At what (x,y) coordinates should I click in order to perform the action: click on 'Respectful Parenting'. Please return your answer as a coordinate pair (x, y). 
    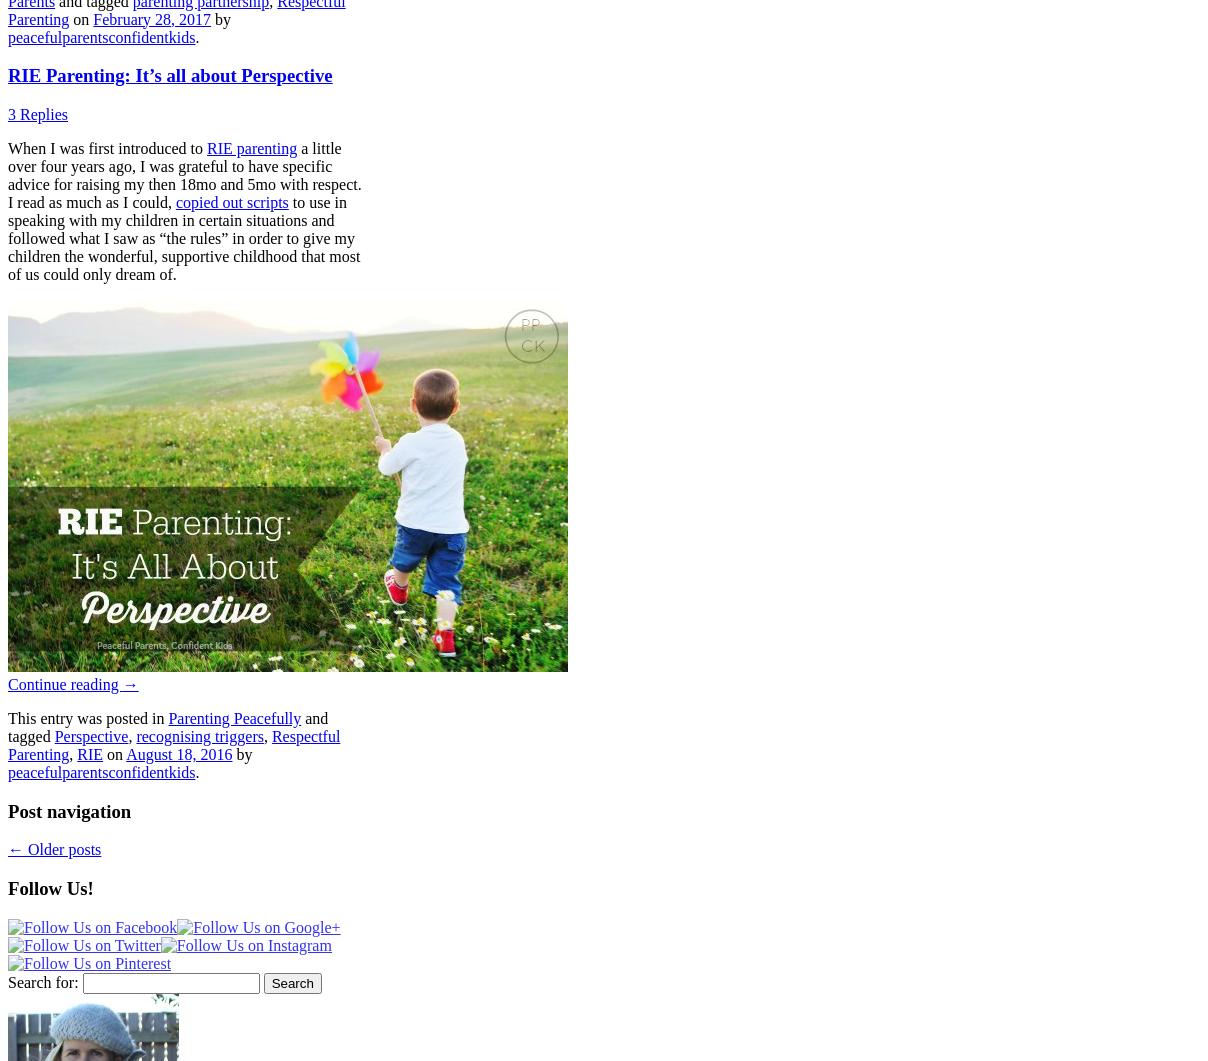
    Looking at the image, I should click on (173, 745).